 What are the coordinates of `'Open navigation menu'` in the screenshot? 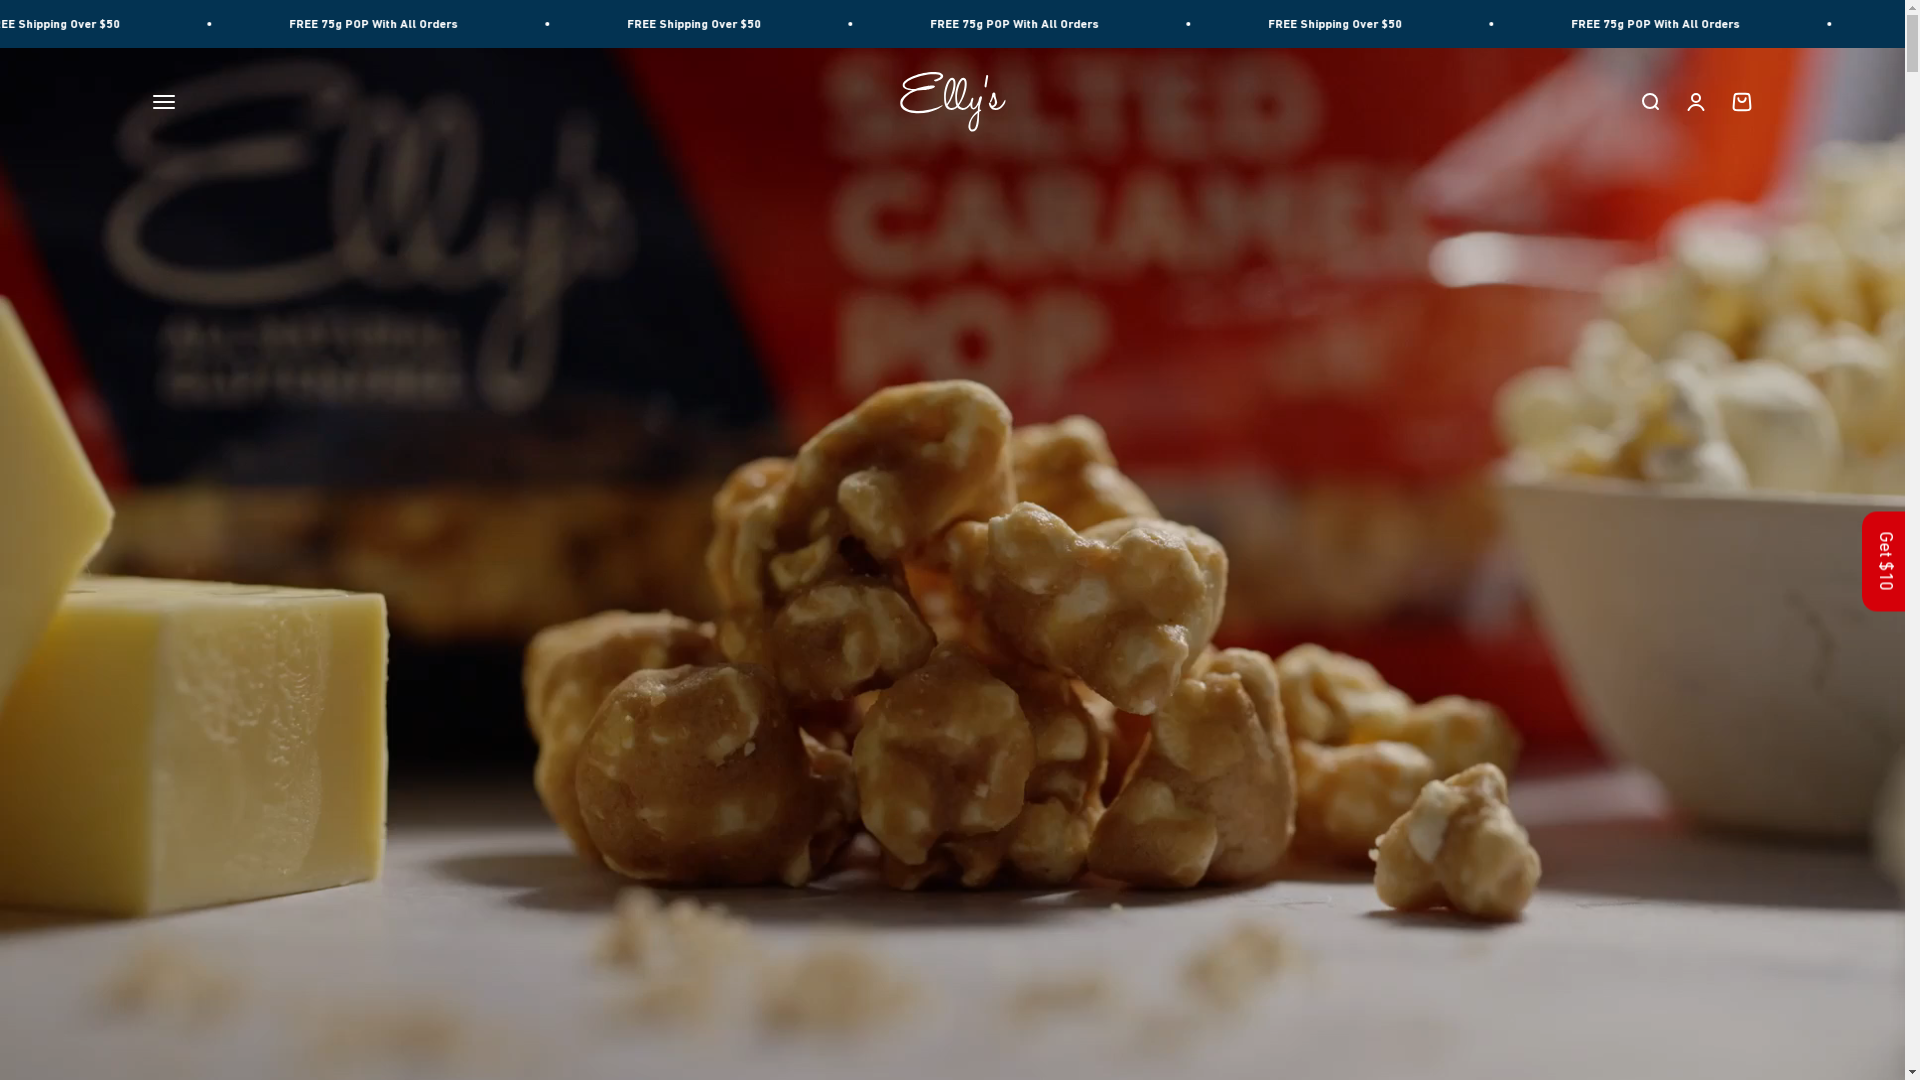 It's located at (163, 101).